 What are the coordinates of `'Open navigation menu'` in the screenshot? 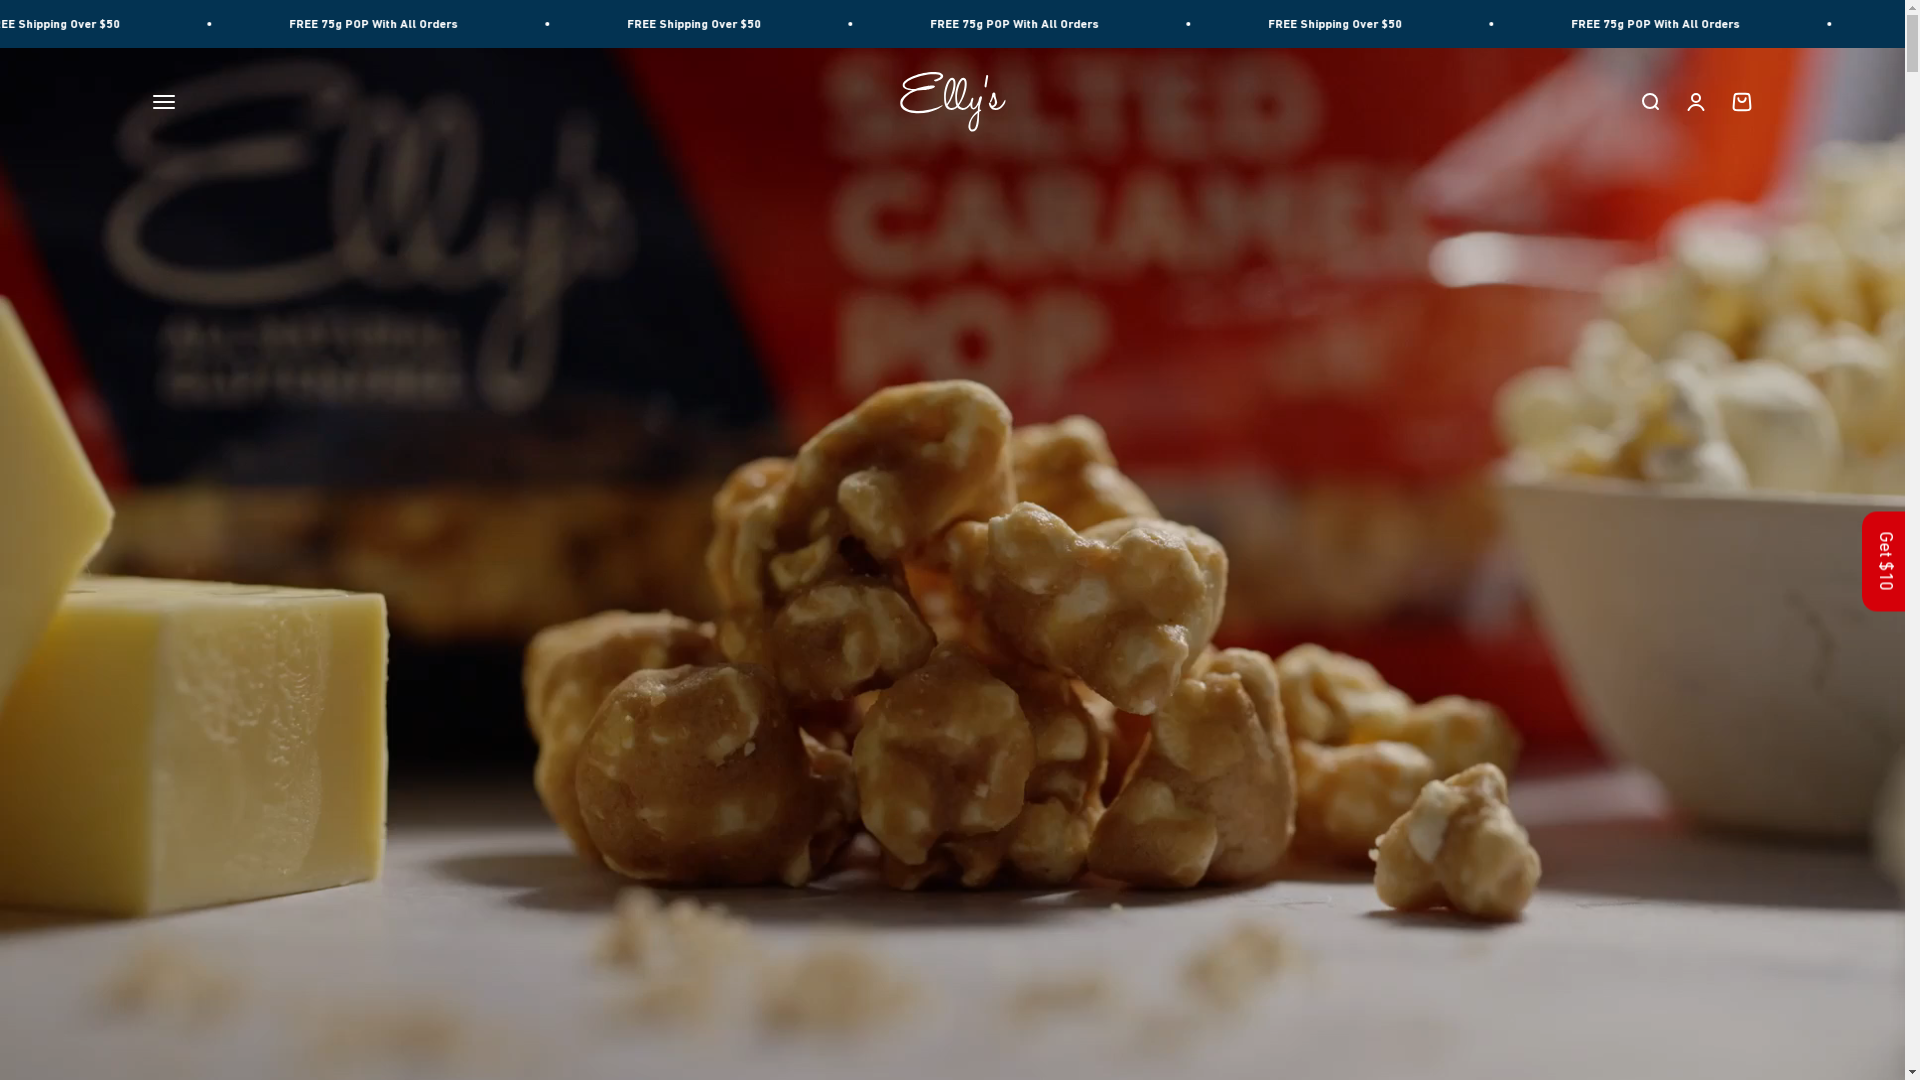 It's located at (163, 101).